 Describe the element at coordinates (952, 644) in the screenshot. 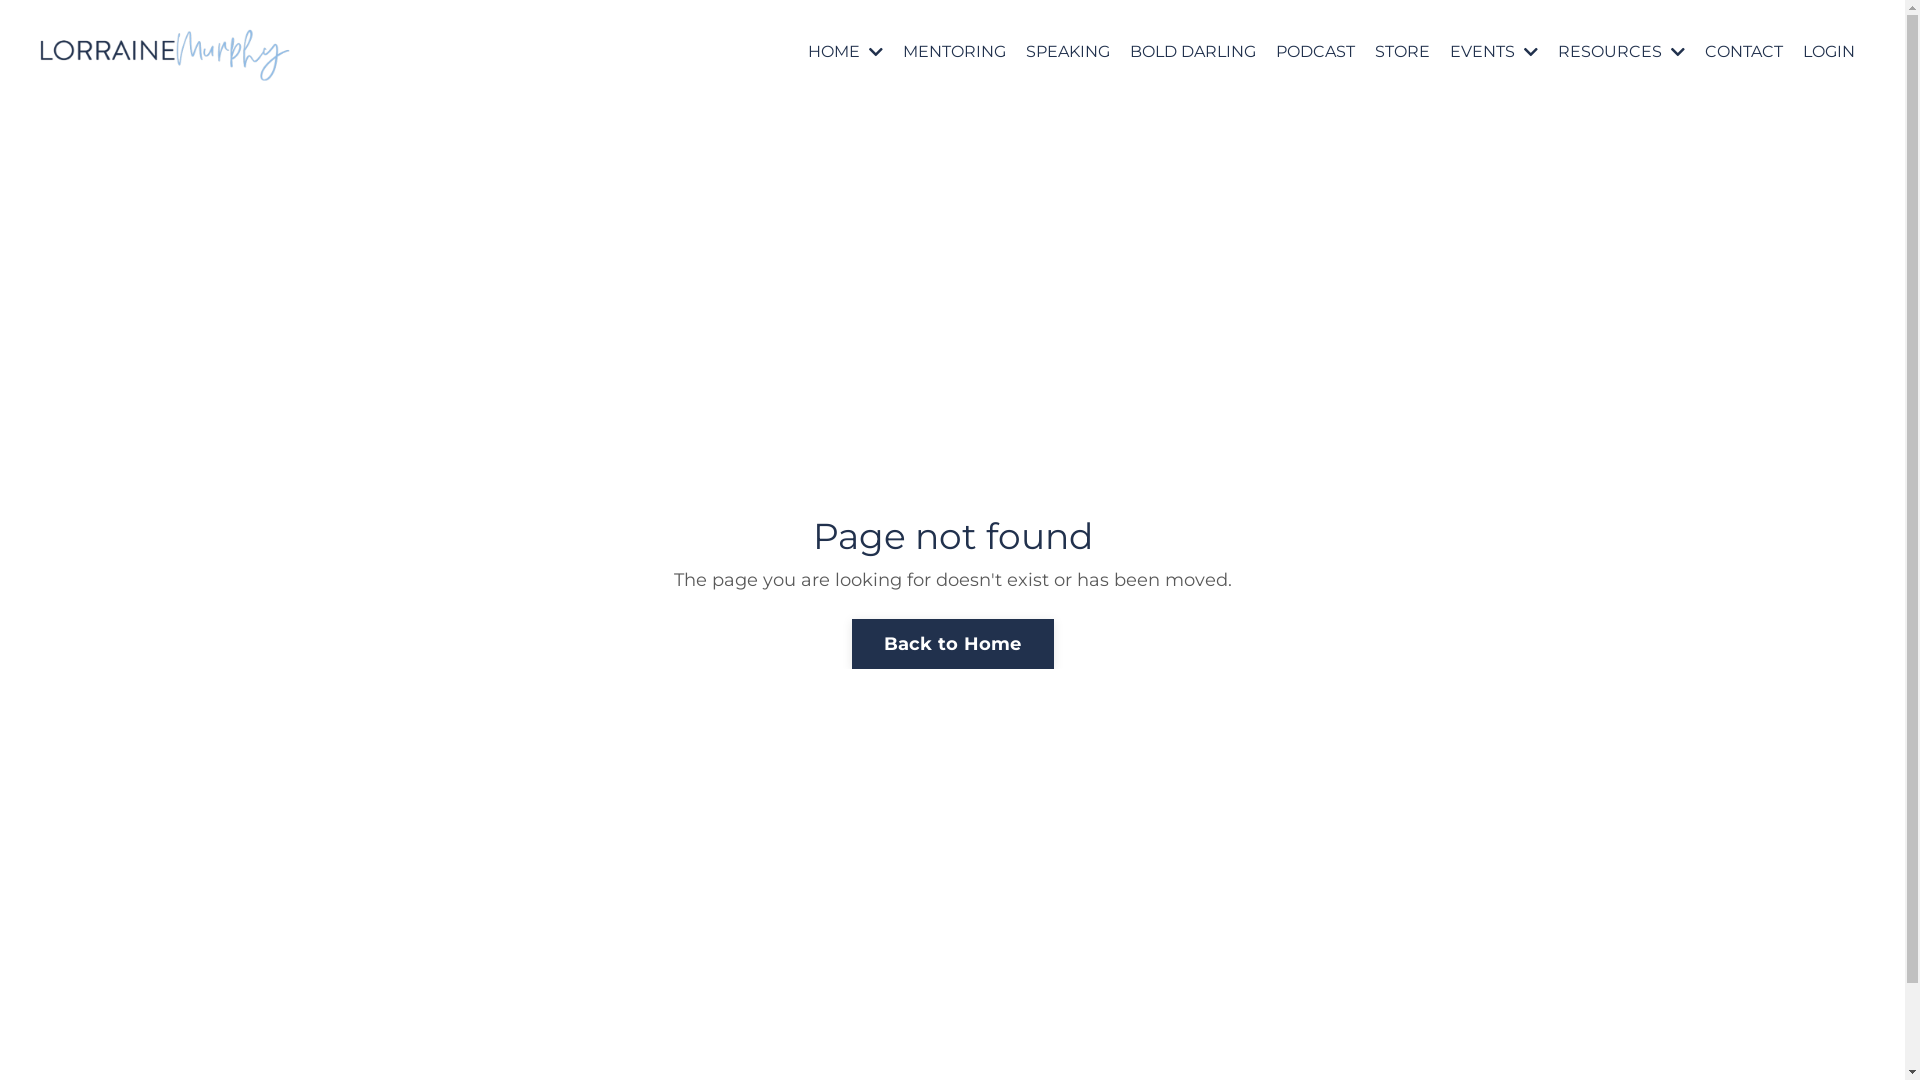

I see `'Back to Home'` at that location.